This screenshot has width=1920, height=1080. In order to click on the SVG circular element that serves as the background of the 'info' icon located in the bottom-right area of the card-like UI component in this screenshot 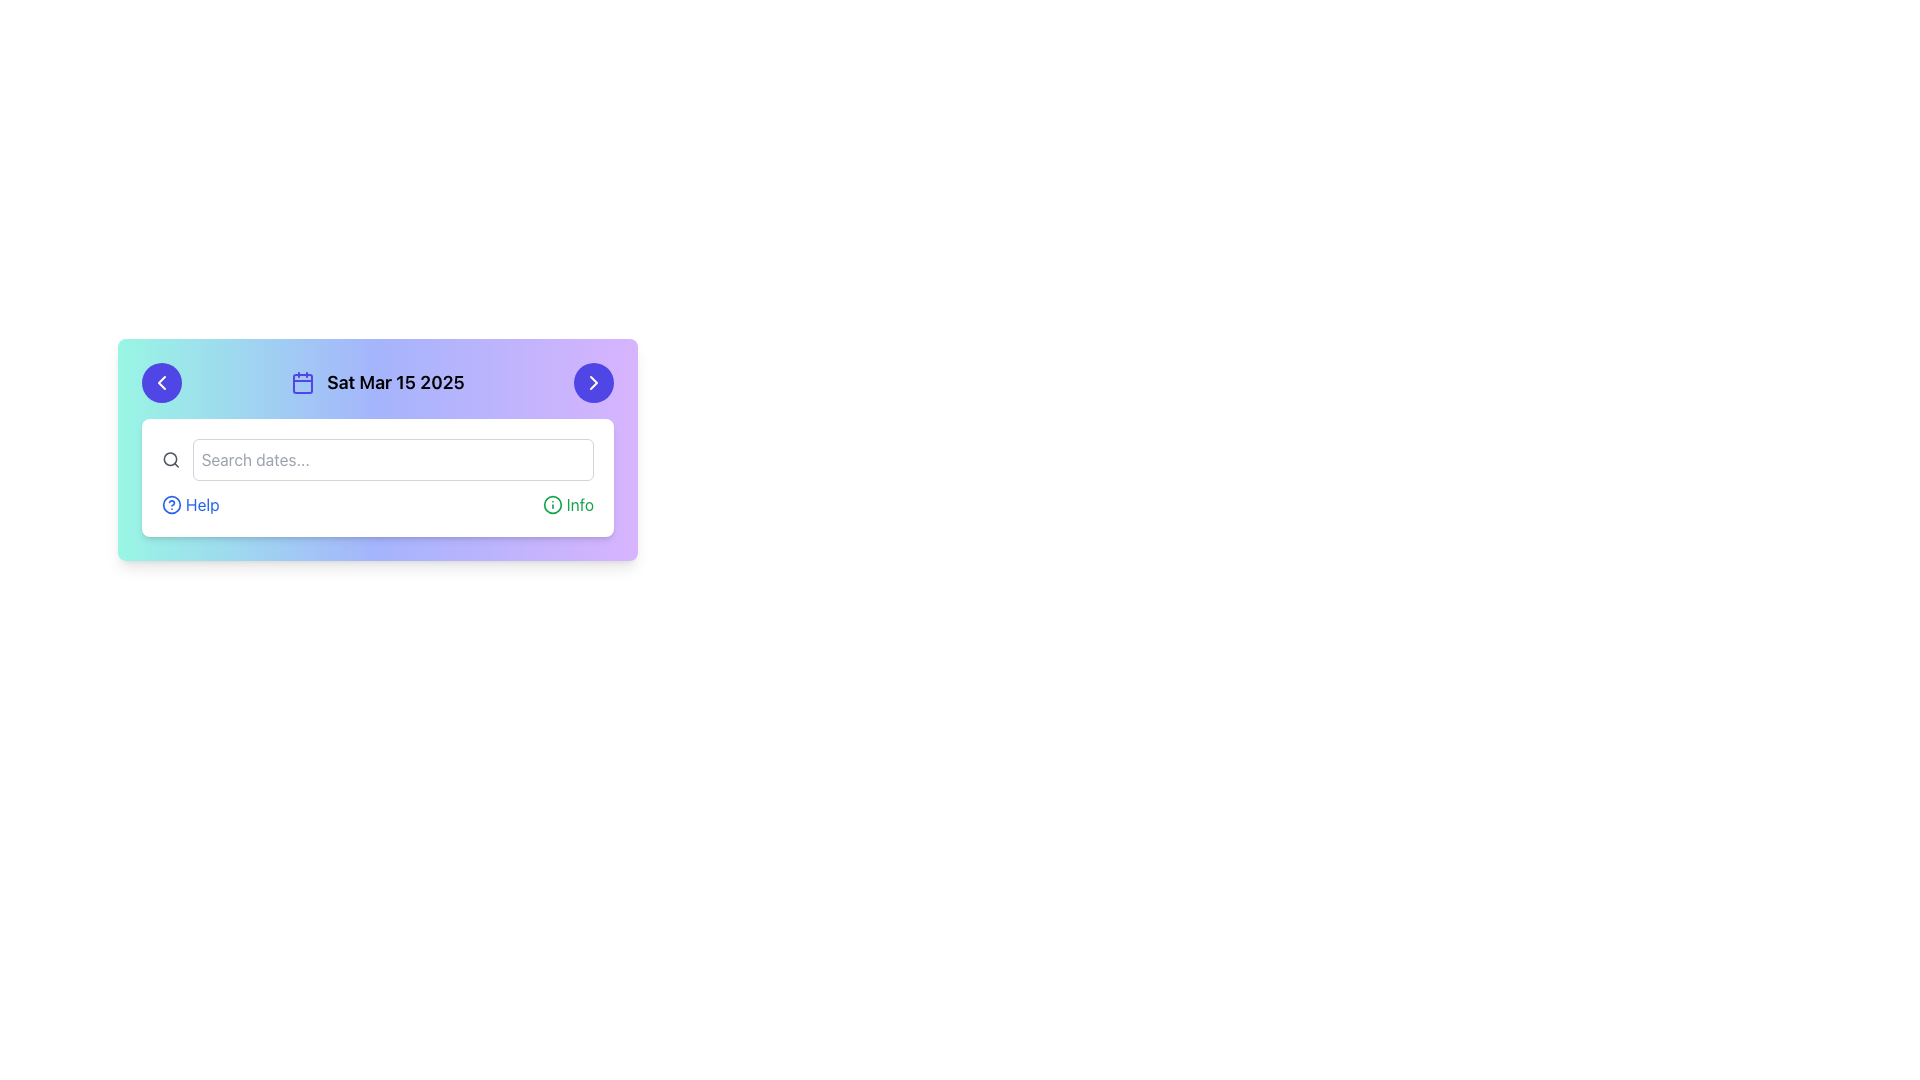, I will do `click(552, 504)`.